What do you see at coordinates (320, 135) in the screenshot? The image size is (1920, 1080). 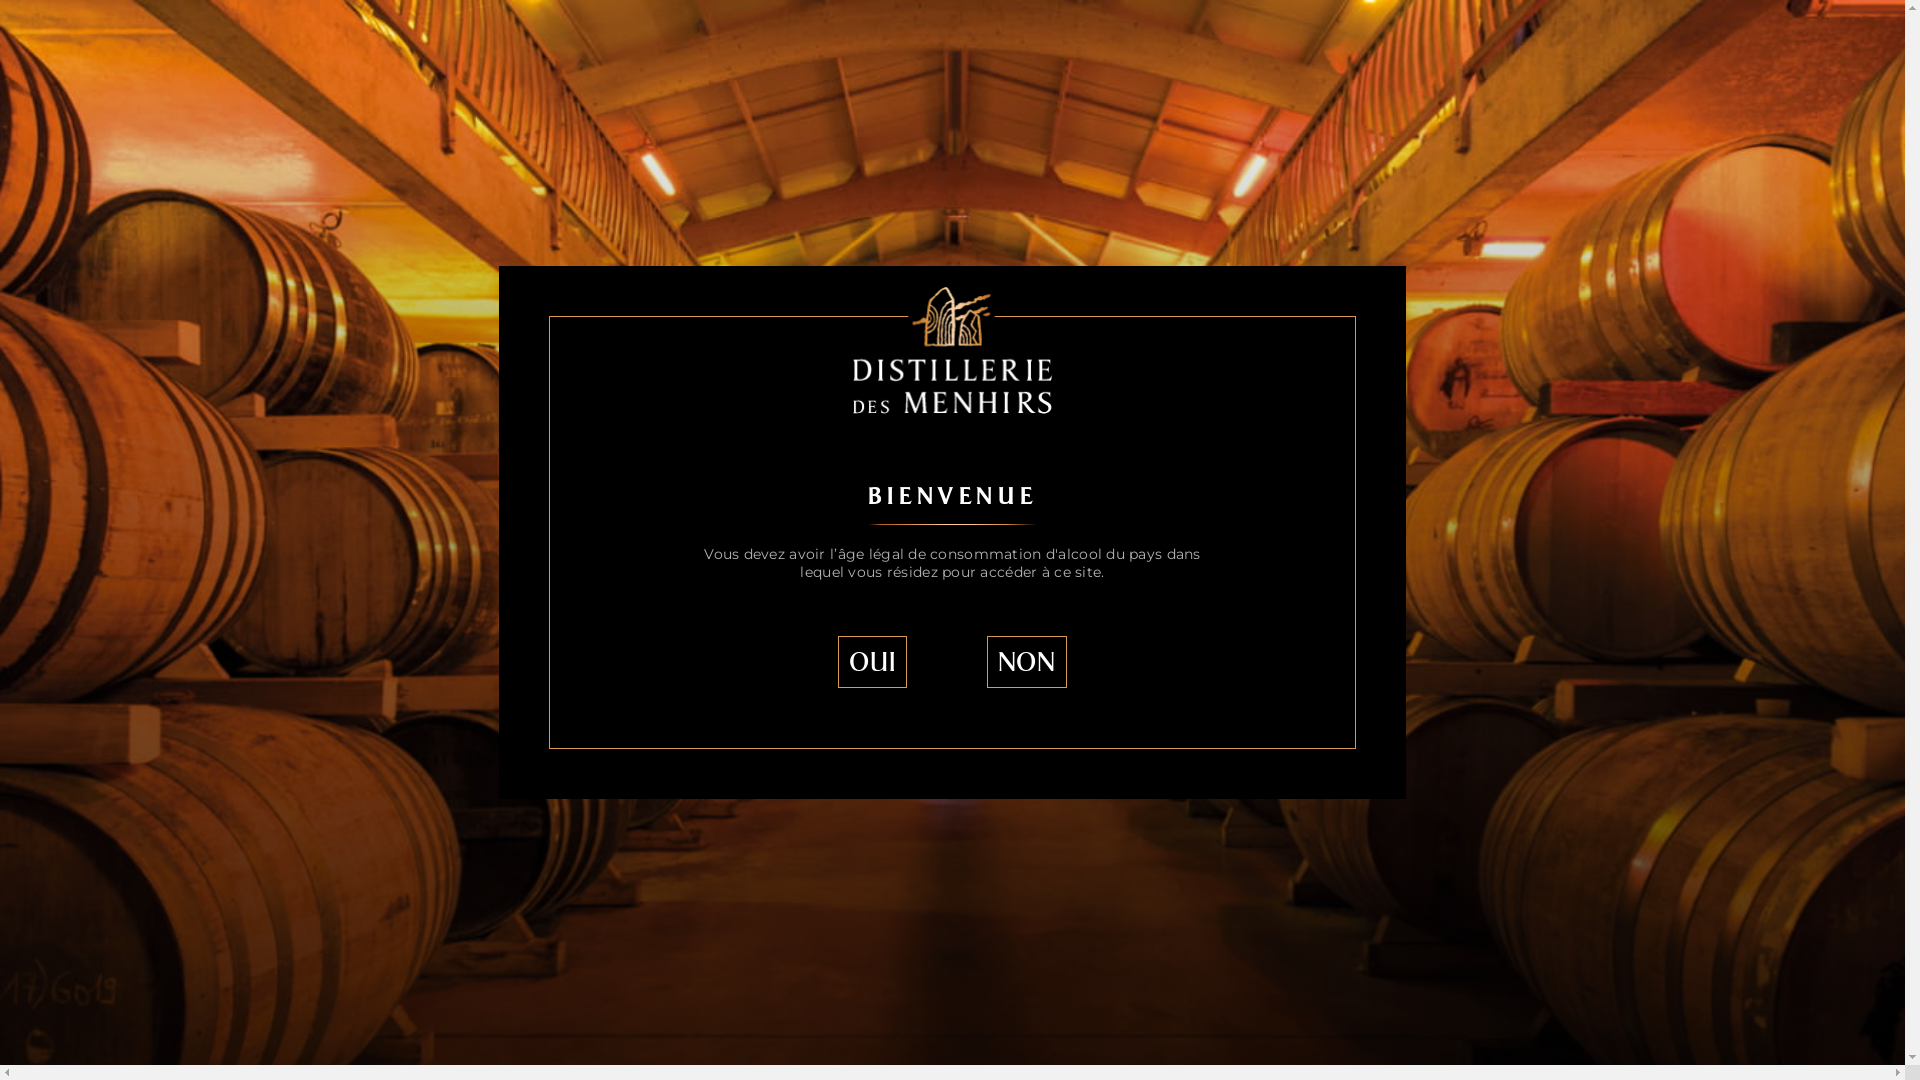 I see `'DISTILLERIE DES MENHIRS'` at bounding box center [320, 135].